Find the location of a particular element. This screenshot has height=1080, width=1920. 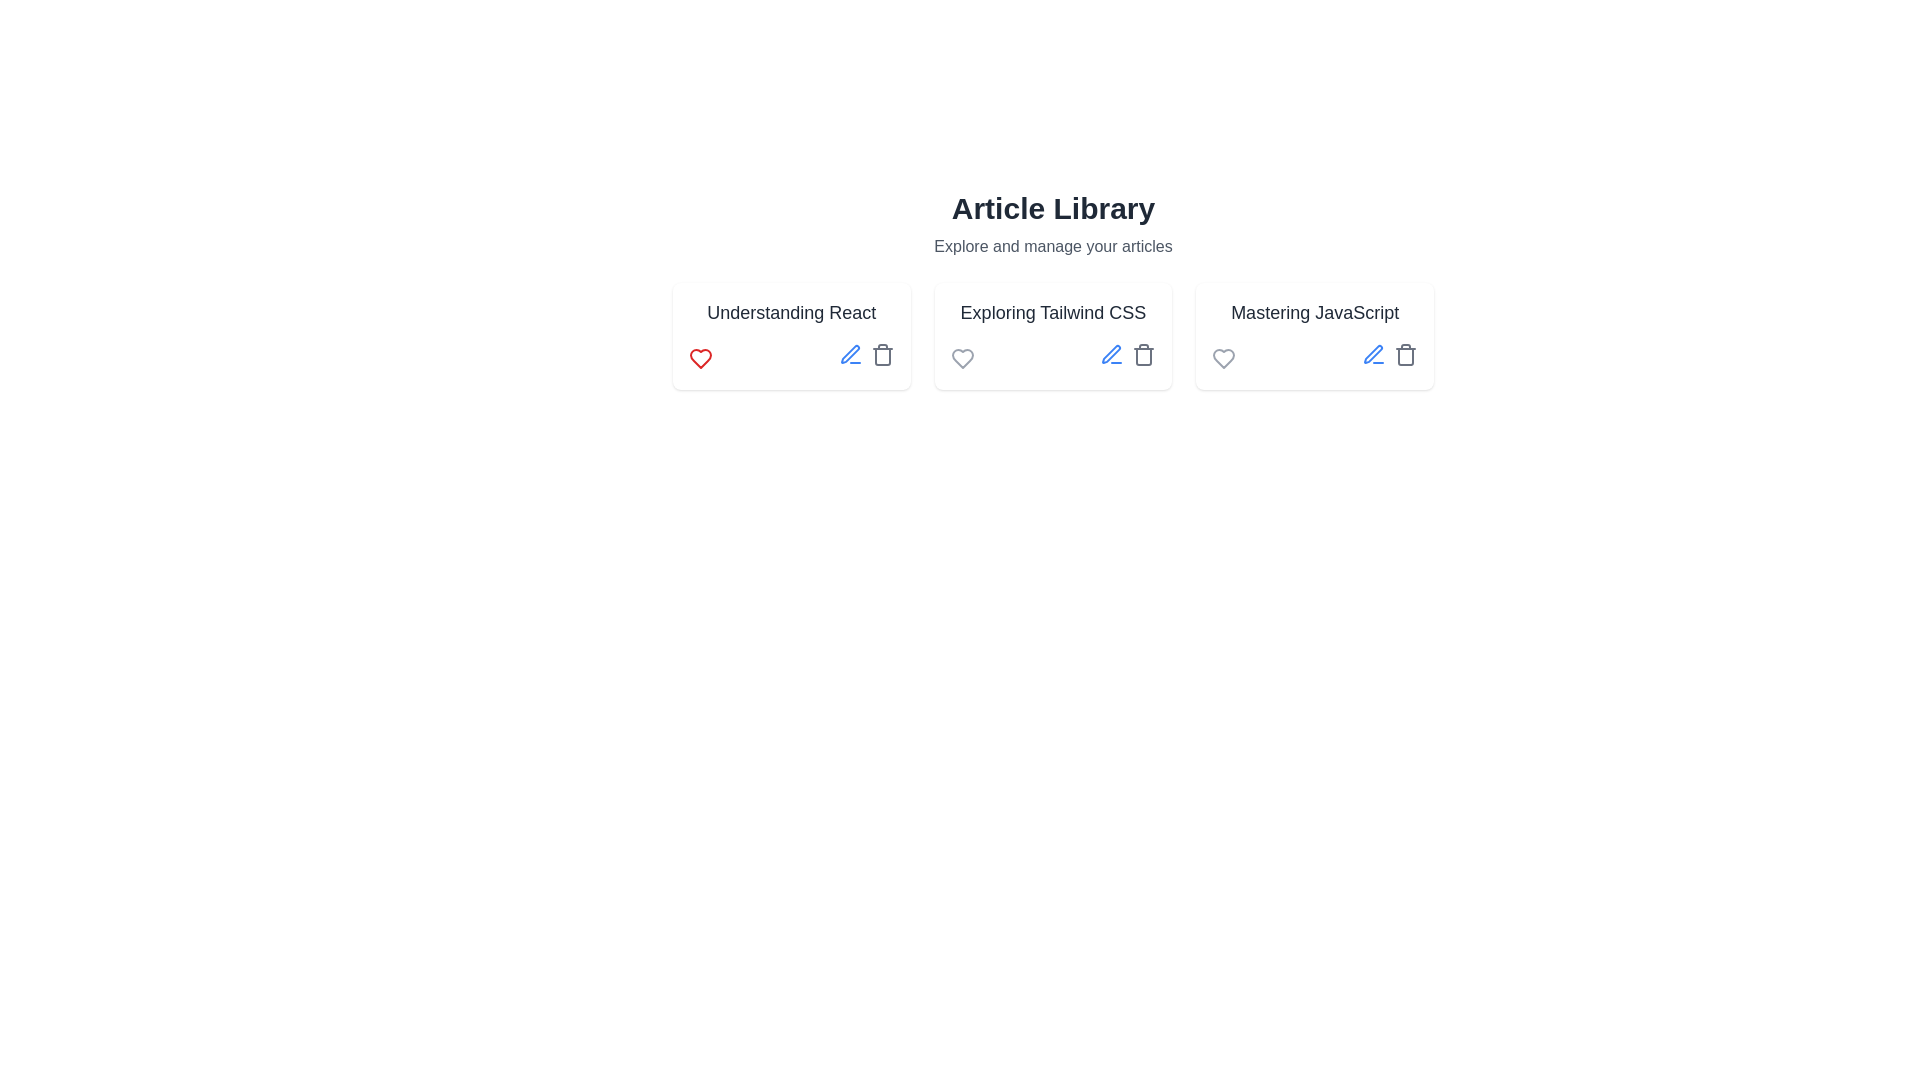

the delete icon button is located at coordinates (1144, 353).